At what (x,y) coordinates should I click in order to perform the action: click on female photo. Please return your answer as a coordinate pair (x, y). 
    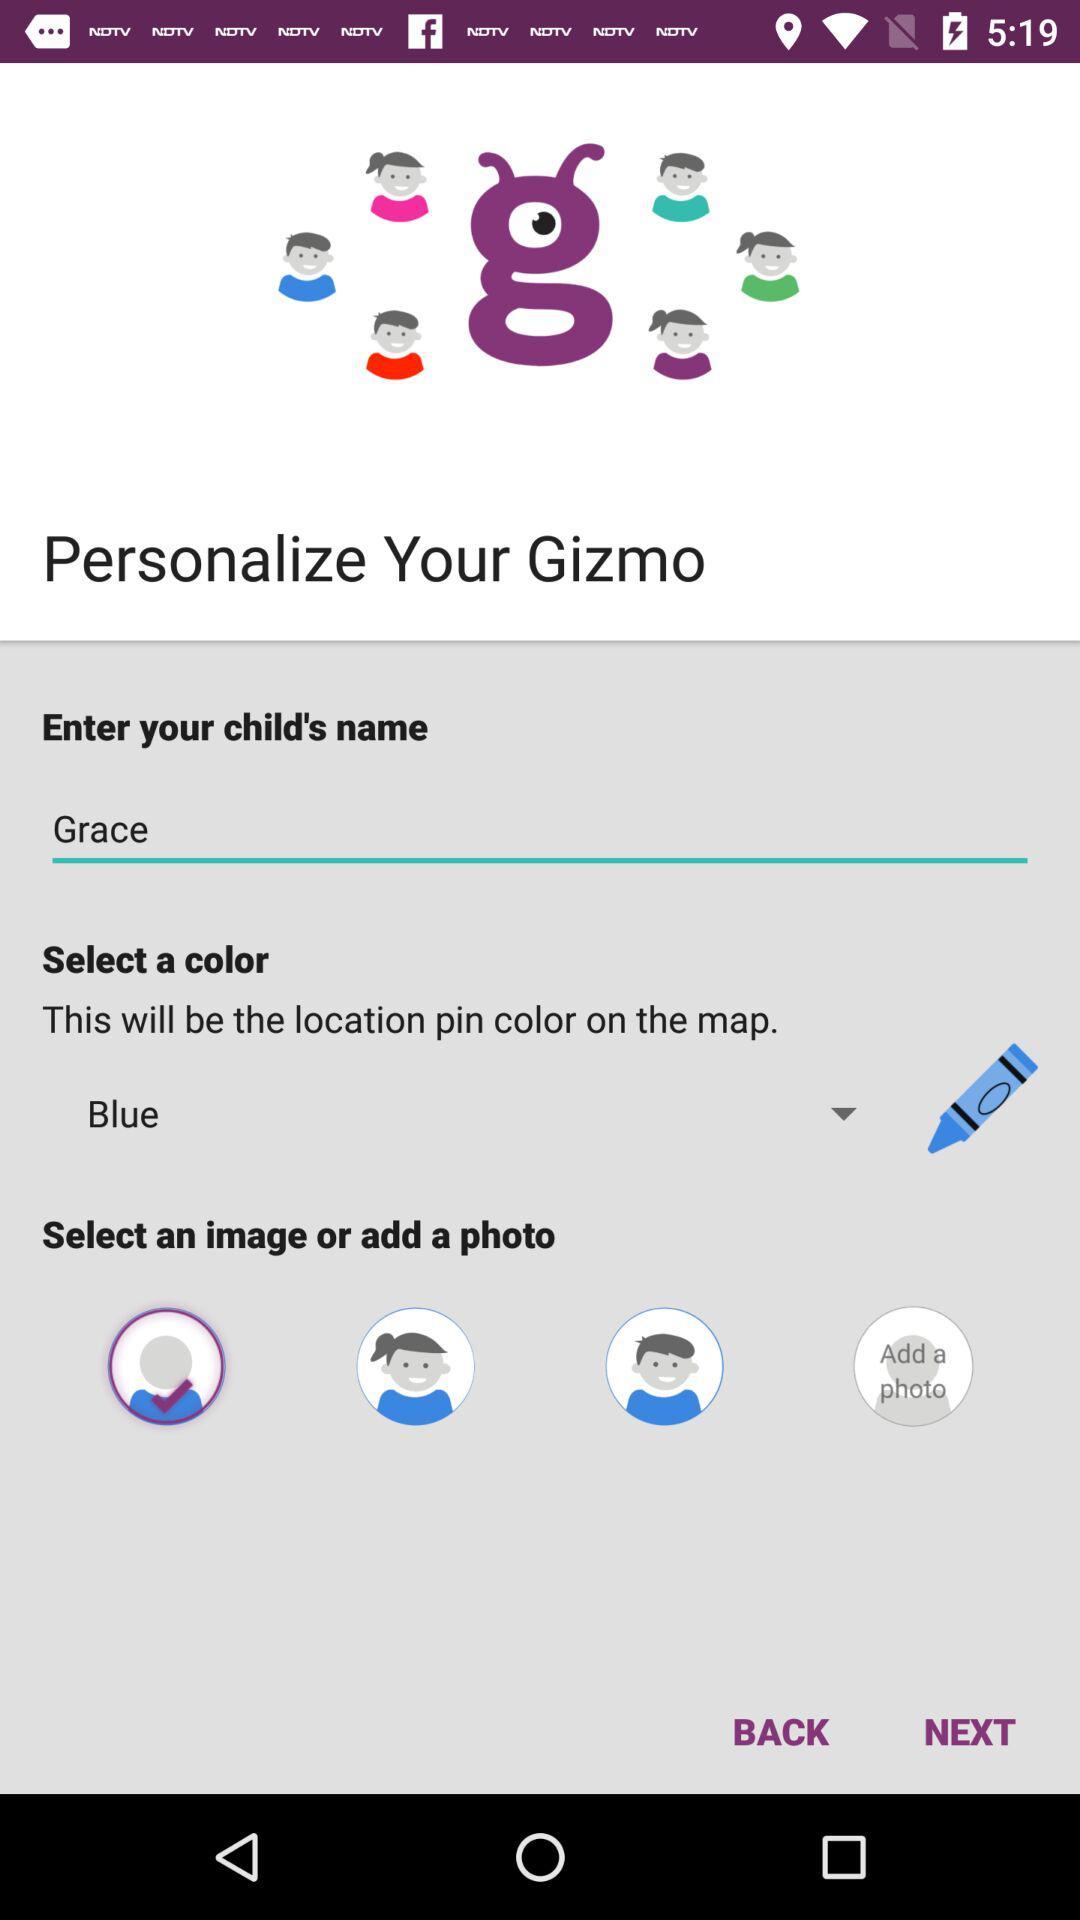
    Looking at the image, I should click on (414, 1365).